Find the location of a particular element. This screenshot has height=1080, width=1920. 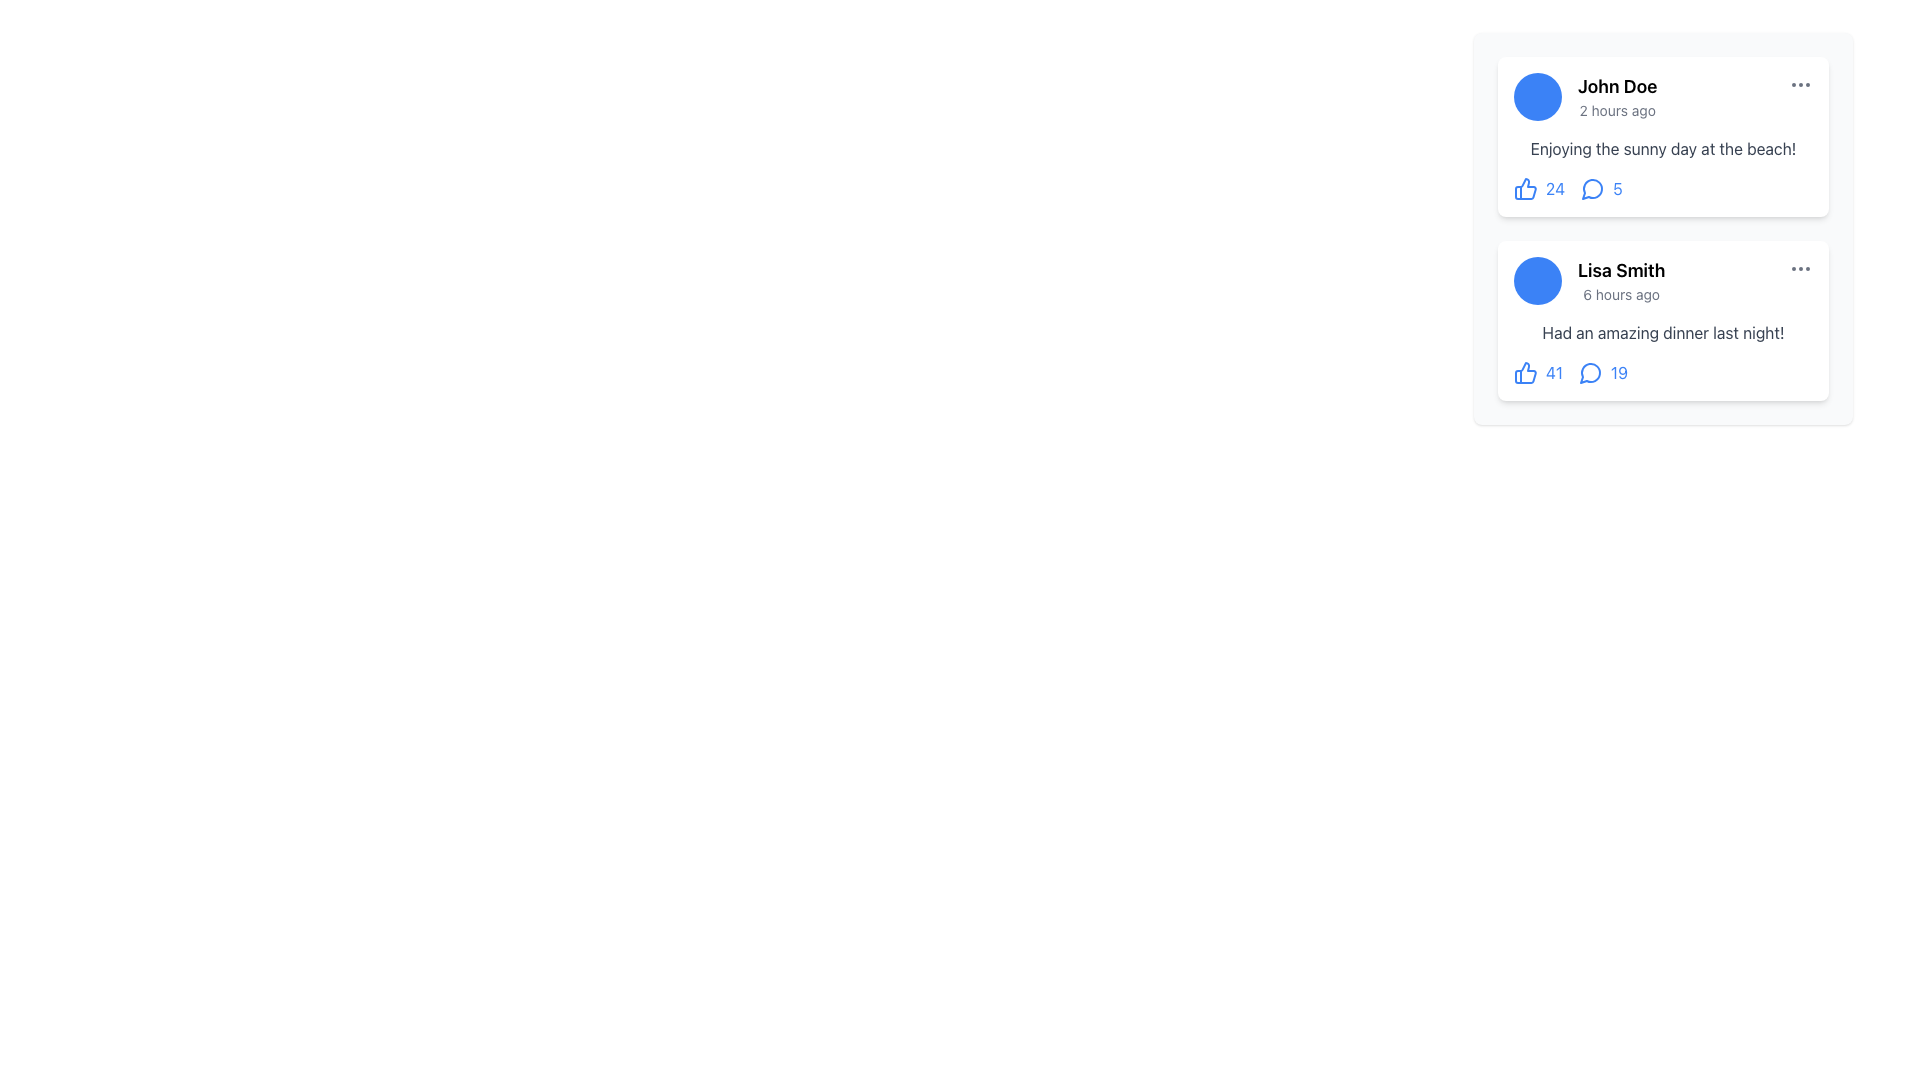

the interactive button representing a 'like' action for keyboard navigation is located at coordinates (1537, 373).